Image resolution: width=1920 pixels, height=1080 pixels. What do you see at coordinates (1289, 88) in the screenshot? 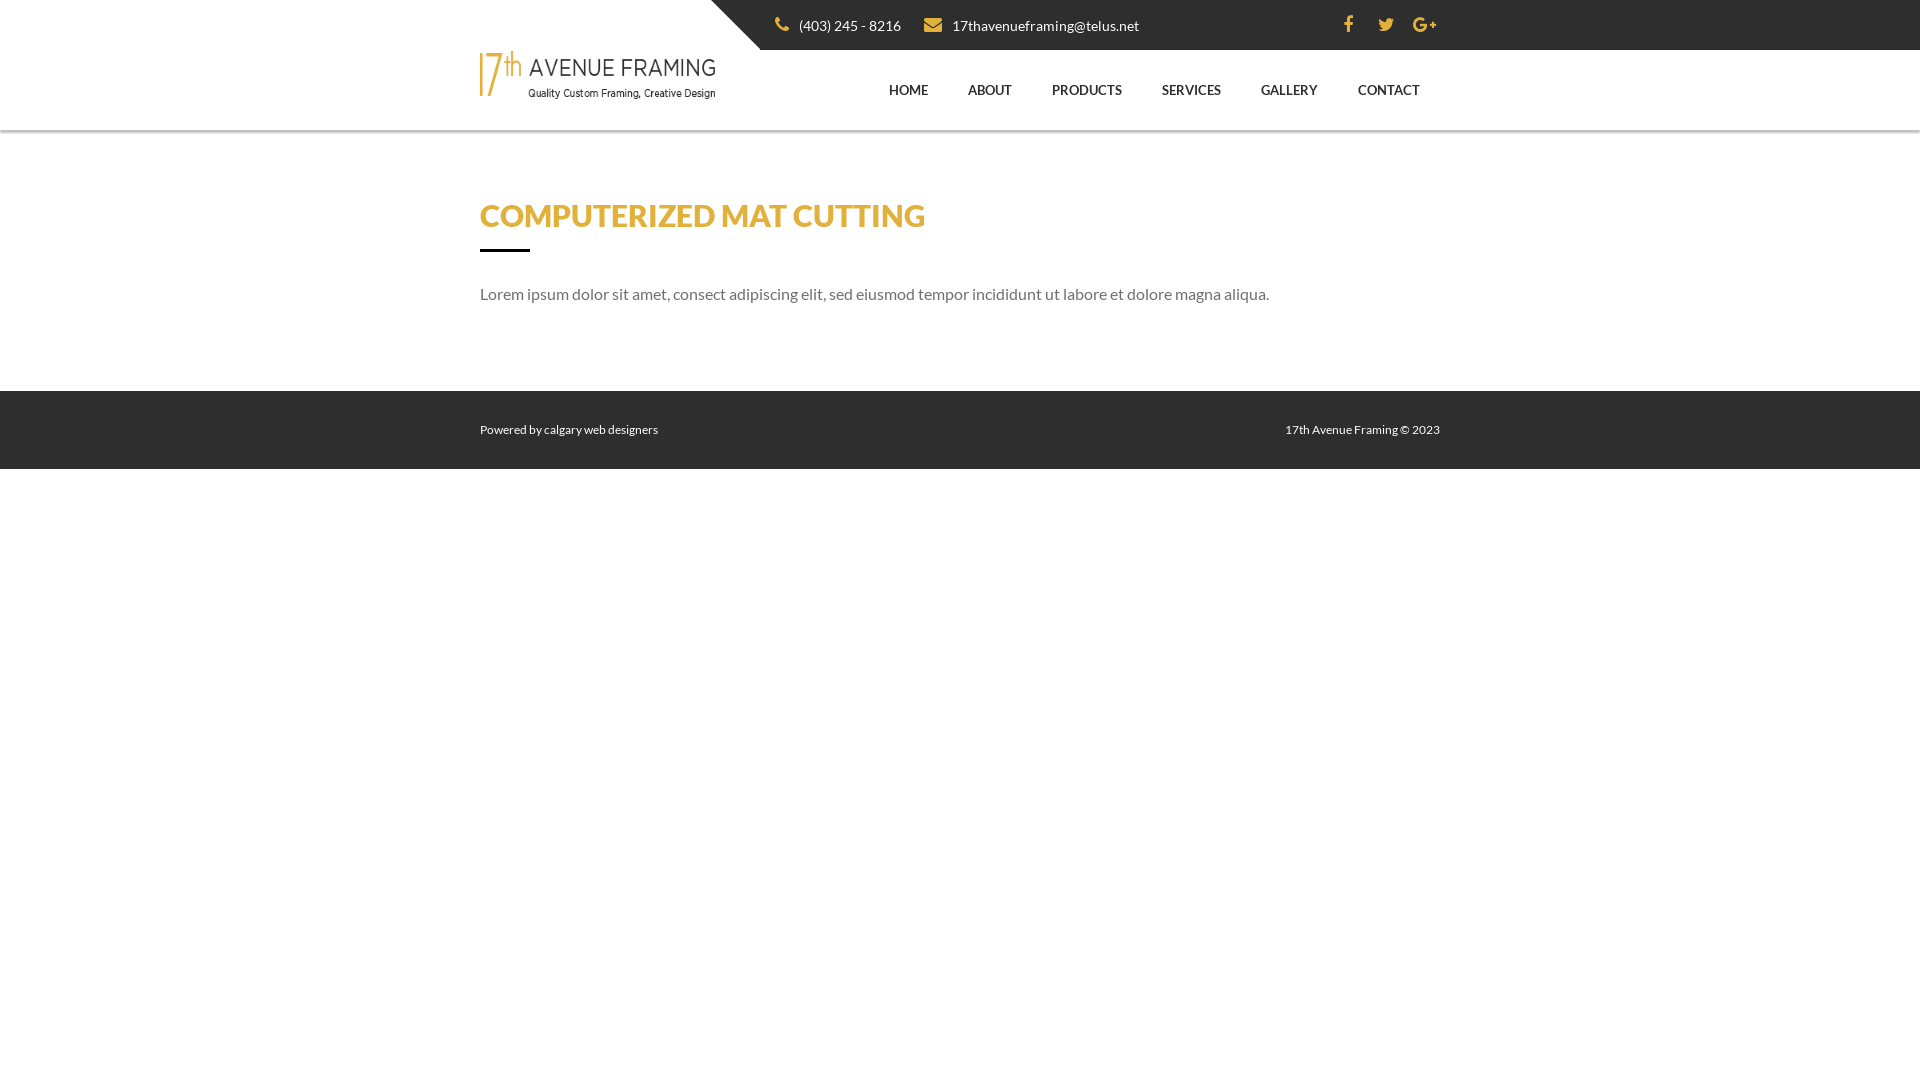
I see `'GALLERY'` at bounding box center [1289, 88].